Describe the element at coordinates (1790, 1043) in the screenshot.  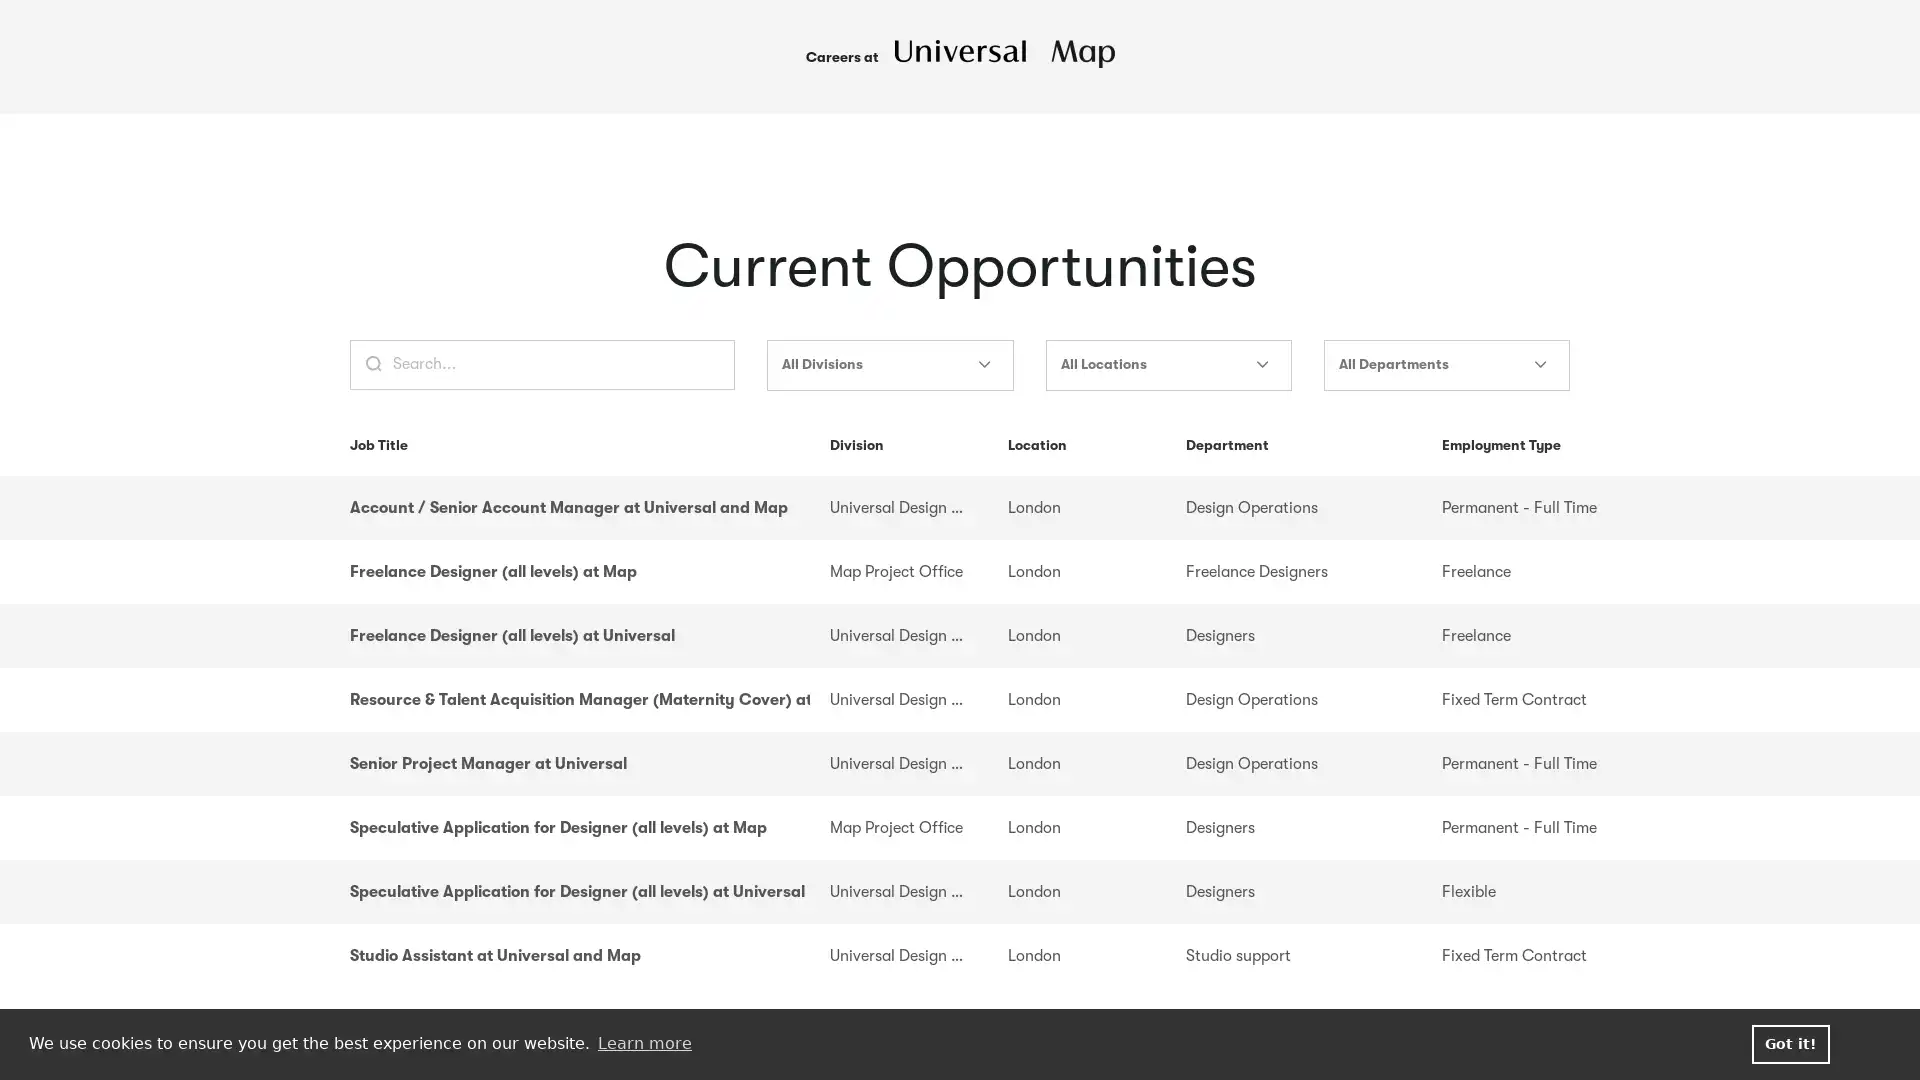
I see `dismiss cookie message` at that location.